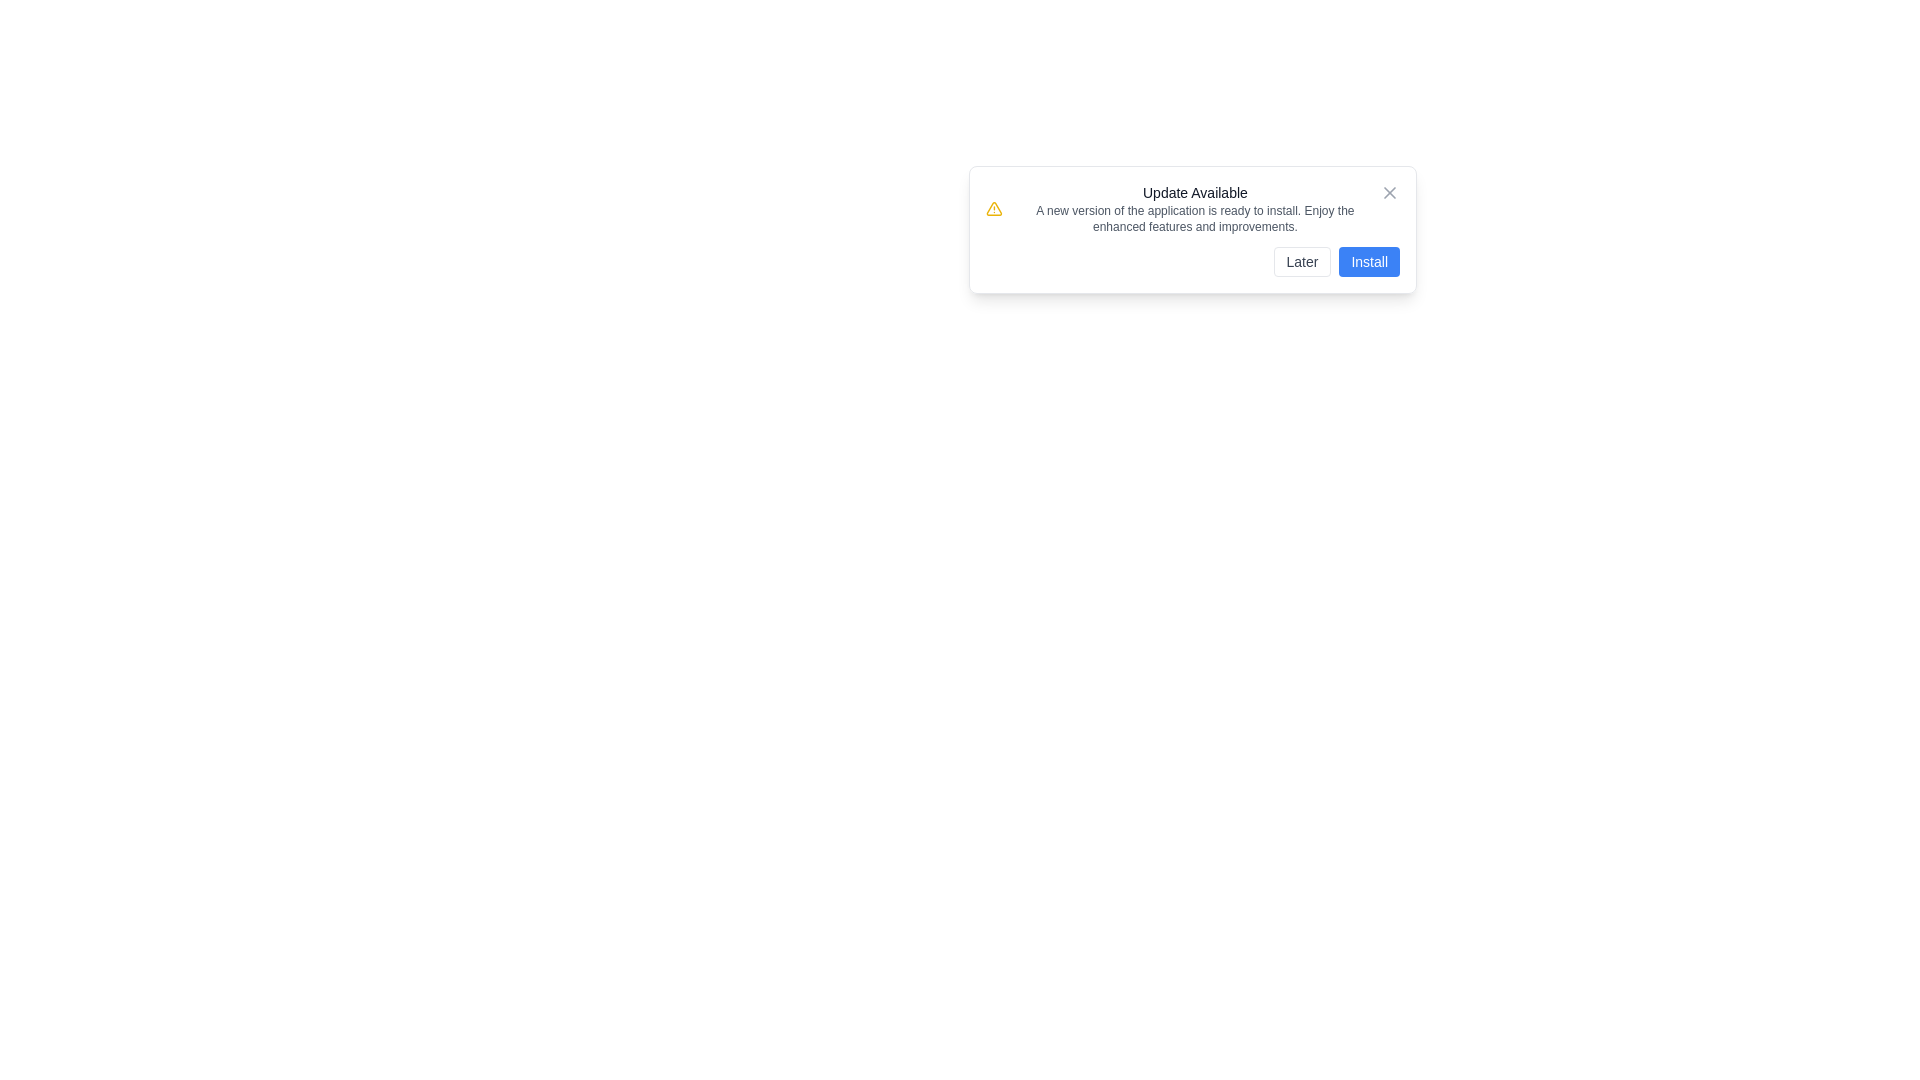 The width and height of the screenshot is (1920, 1080). What do you see at coordinates (1195, 192) in the screenshot?
I see `the text label that says 'Update Available', which is prominently placed at the top of the notification card` at bounding box center [1195, 192].